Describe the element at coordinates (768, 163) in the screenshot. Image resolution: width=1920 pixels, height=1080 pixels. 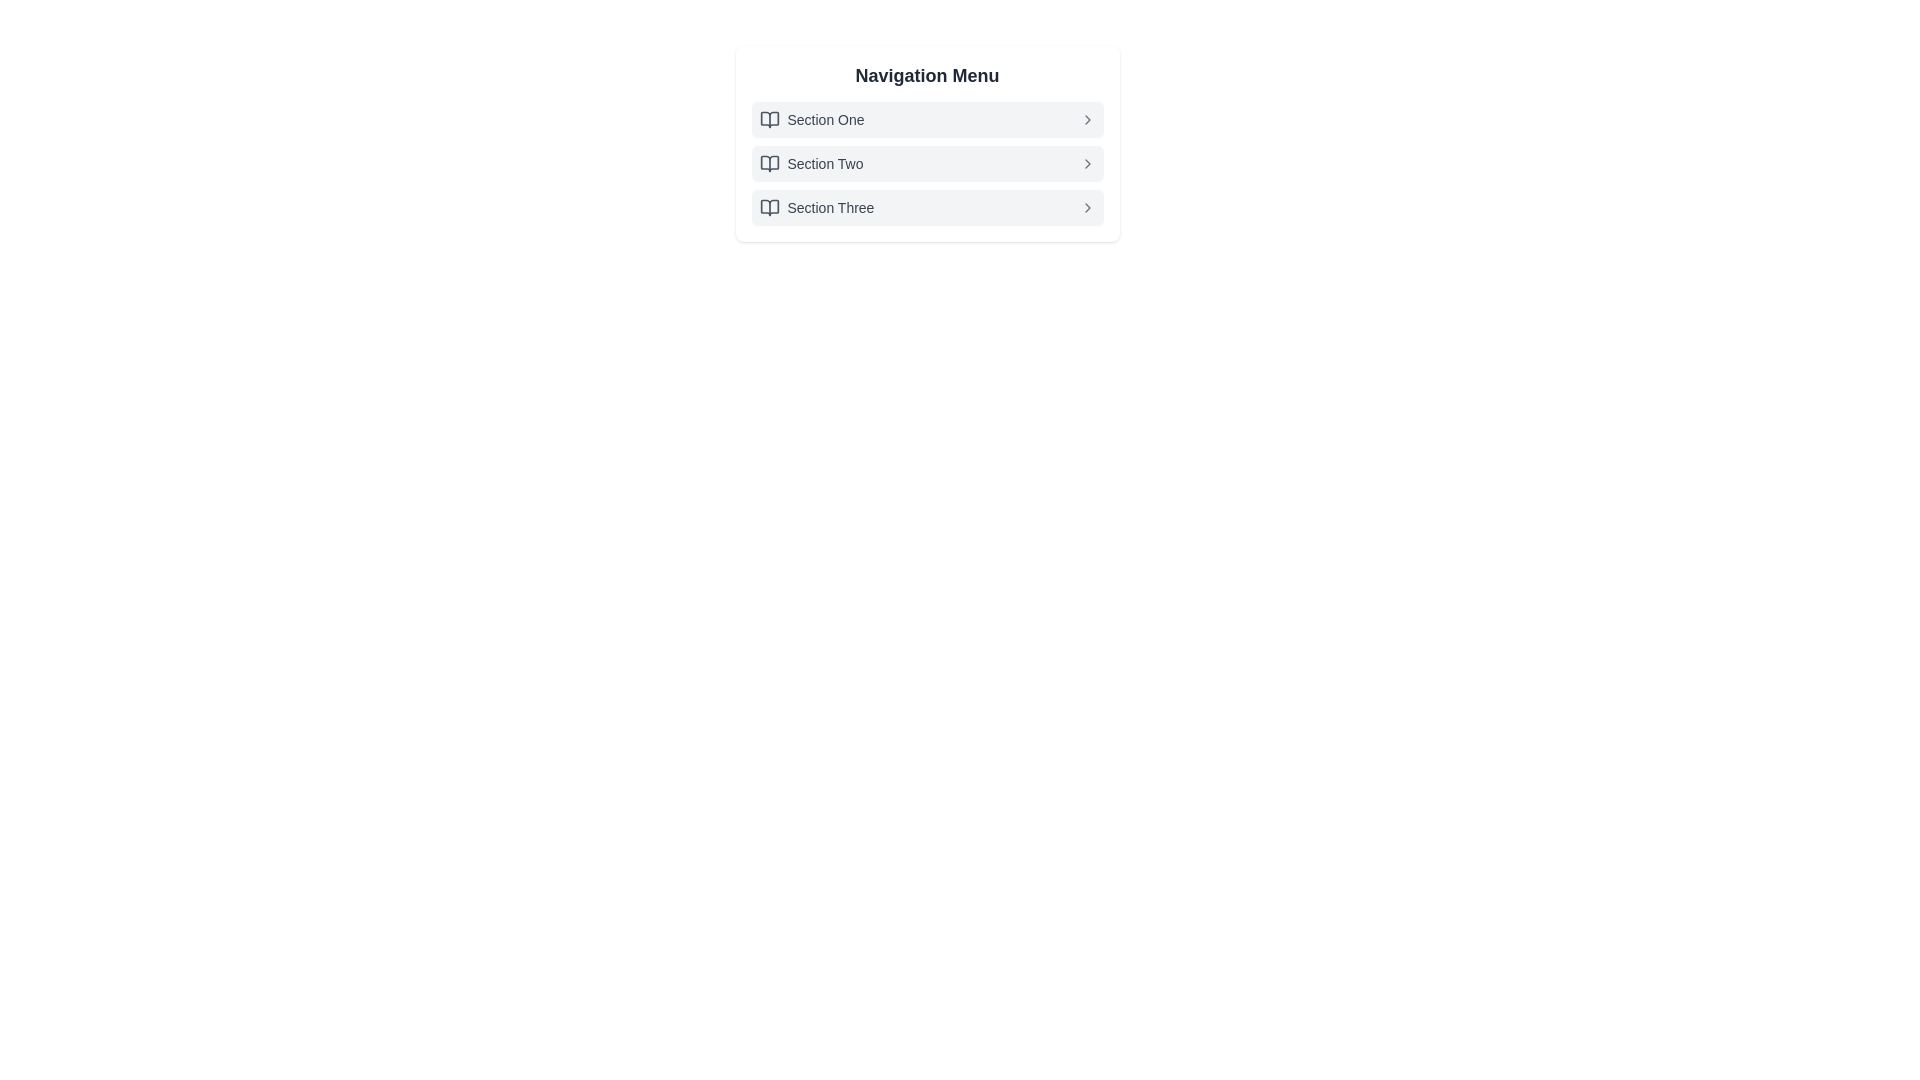
I see `the open book icon located to the left of the 'Section Two' label` at that location.